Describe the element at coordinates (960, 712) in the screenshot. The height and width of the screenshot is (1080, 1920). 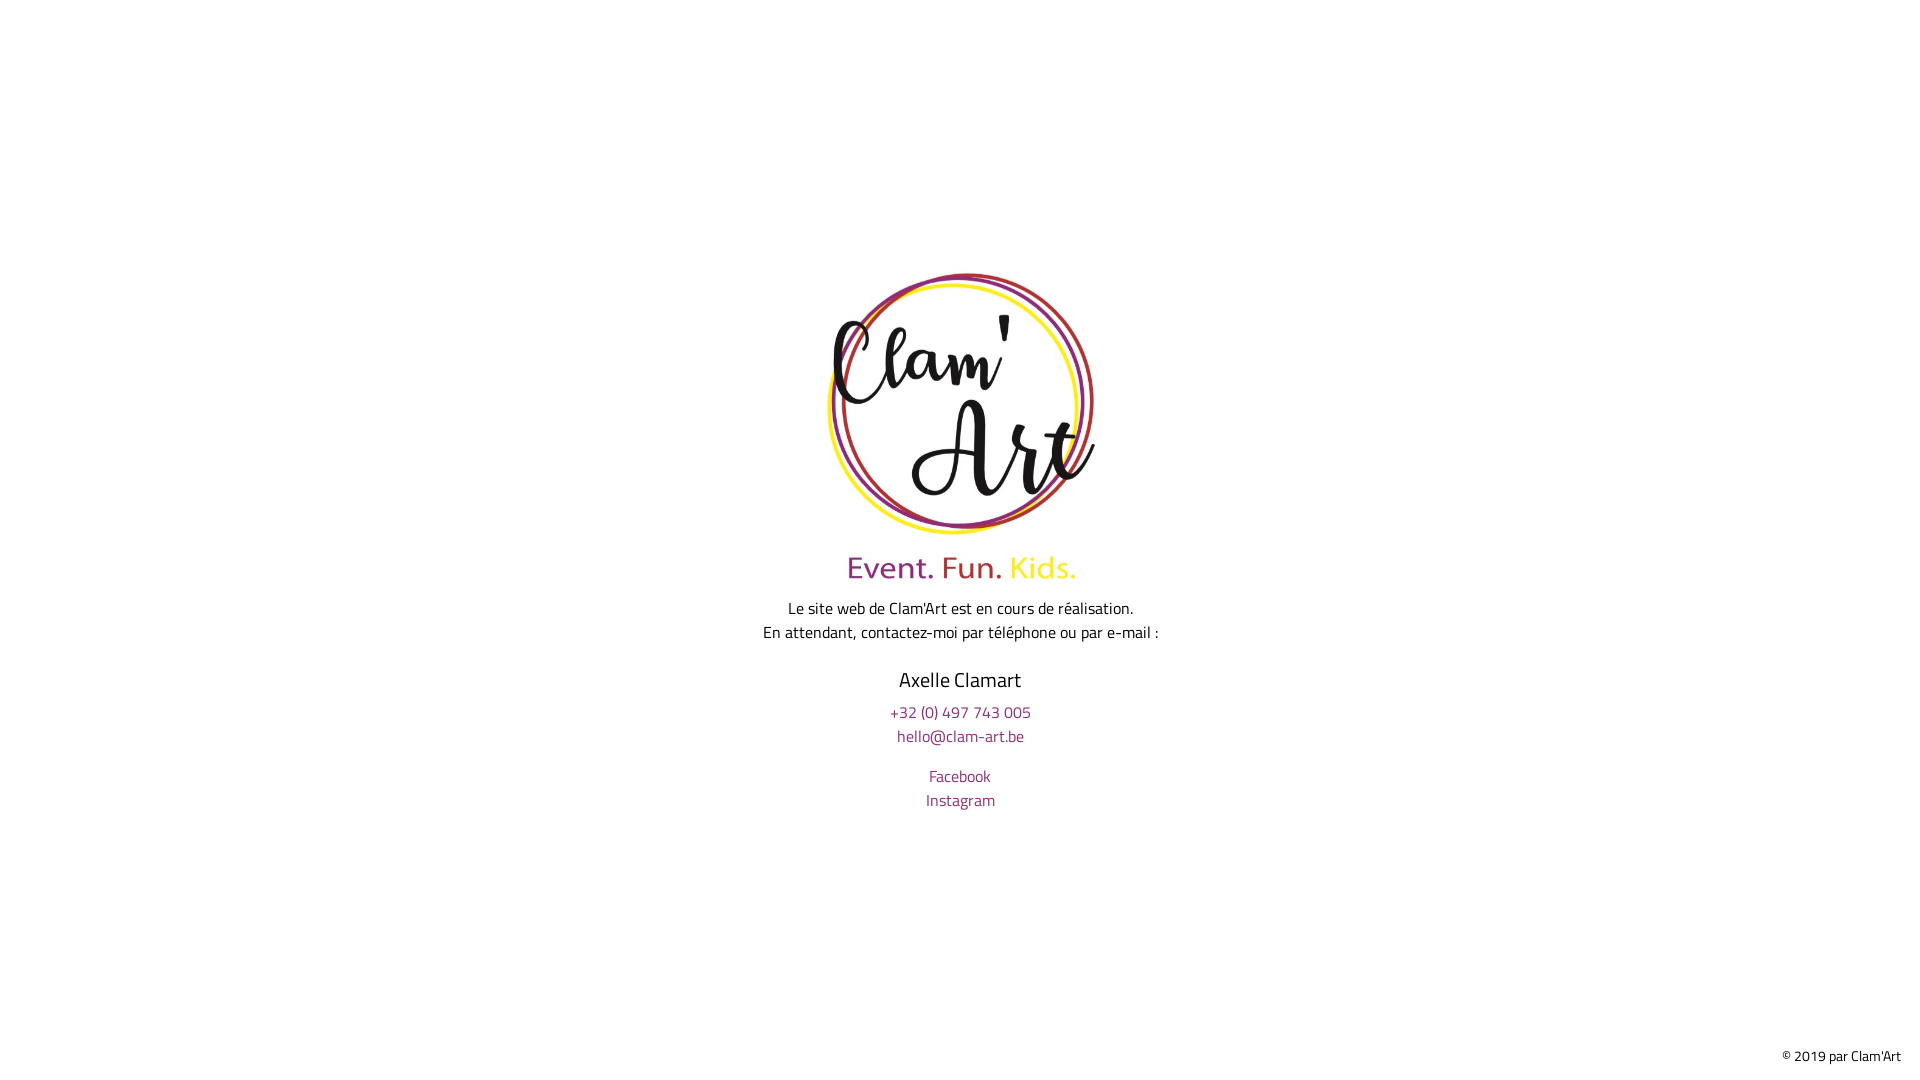
I see `'+32 (0) 497 743 005'` at that location.